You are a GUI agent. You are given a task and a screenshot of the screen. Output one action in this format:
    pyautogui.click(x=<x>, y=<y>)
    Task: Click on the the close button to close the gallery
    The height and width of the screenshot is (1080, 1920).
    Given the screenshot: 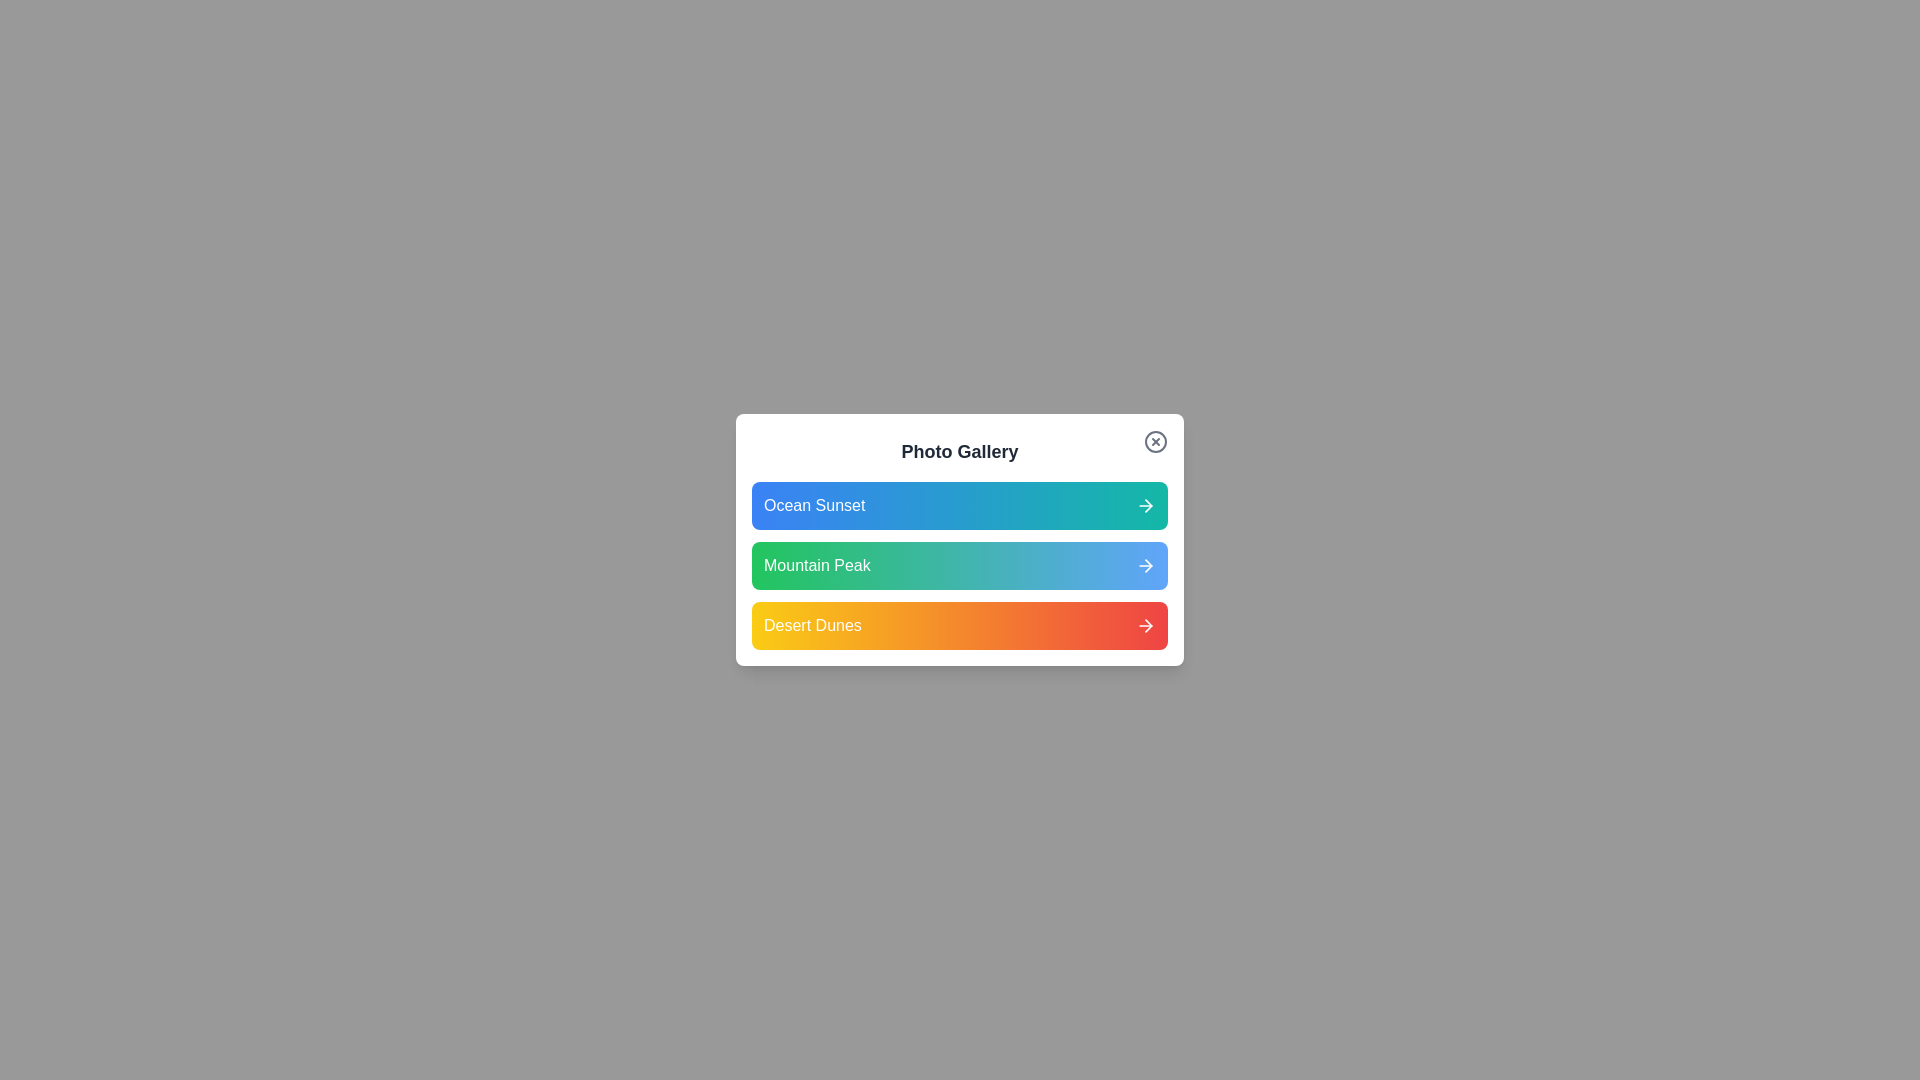 What is the action you would take?
    pyautogui.click(x=1156, y=441)
    